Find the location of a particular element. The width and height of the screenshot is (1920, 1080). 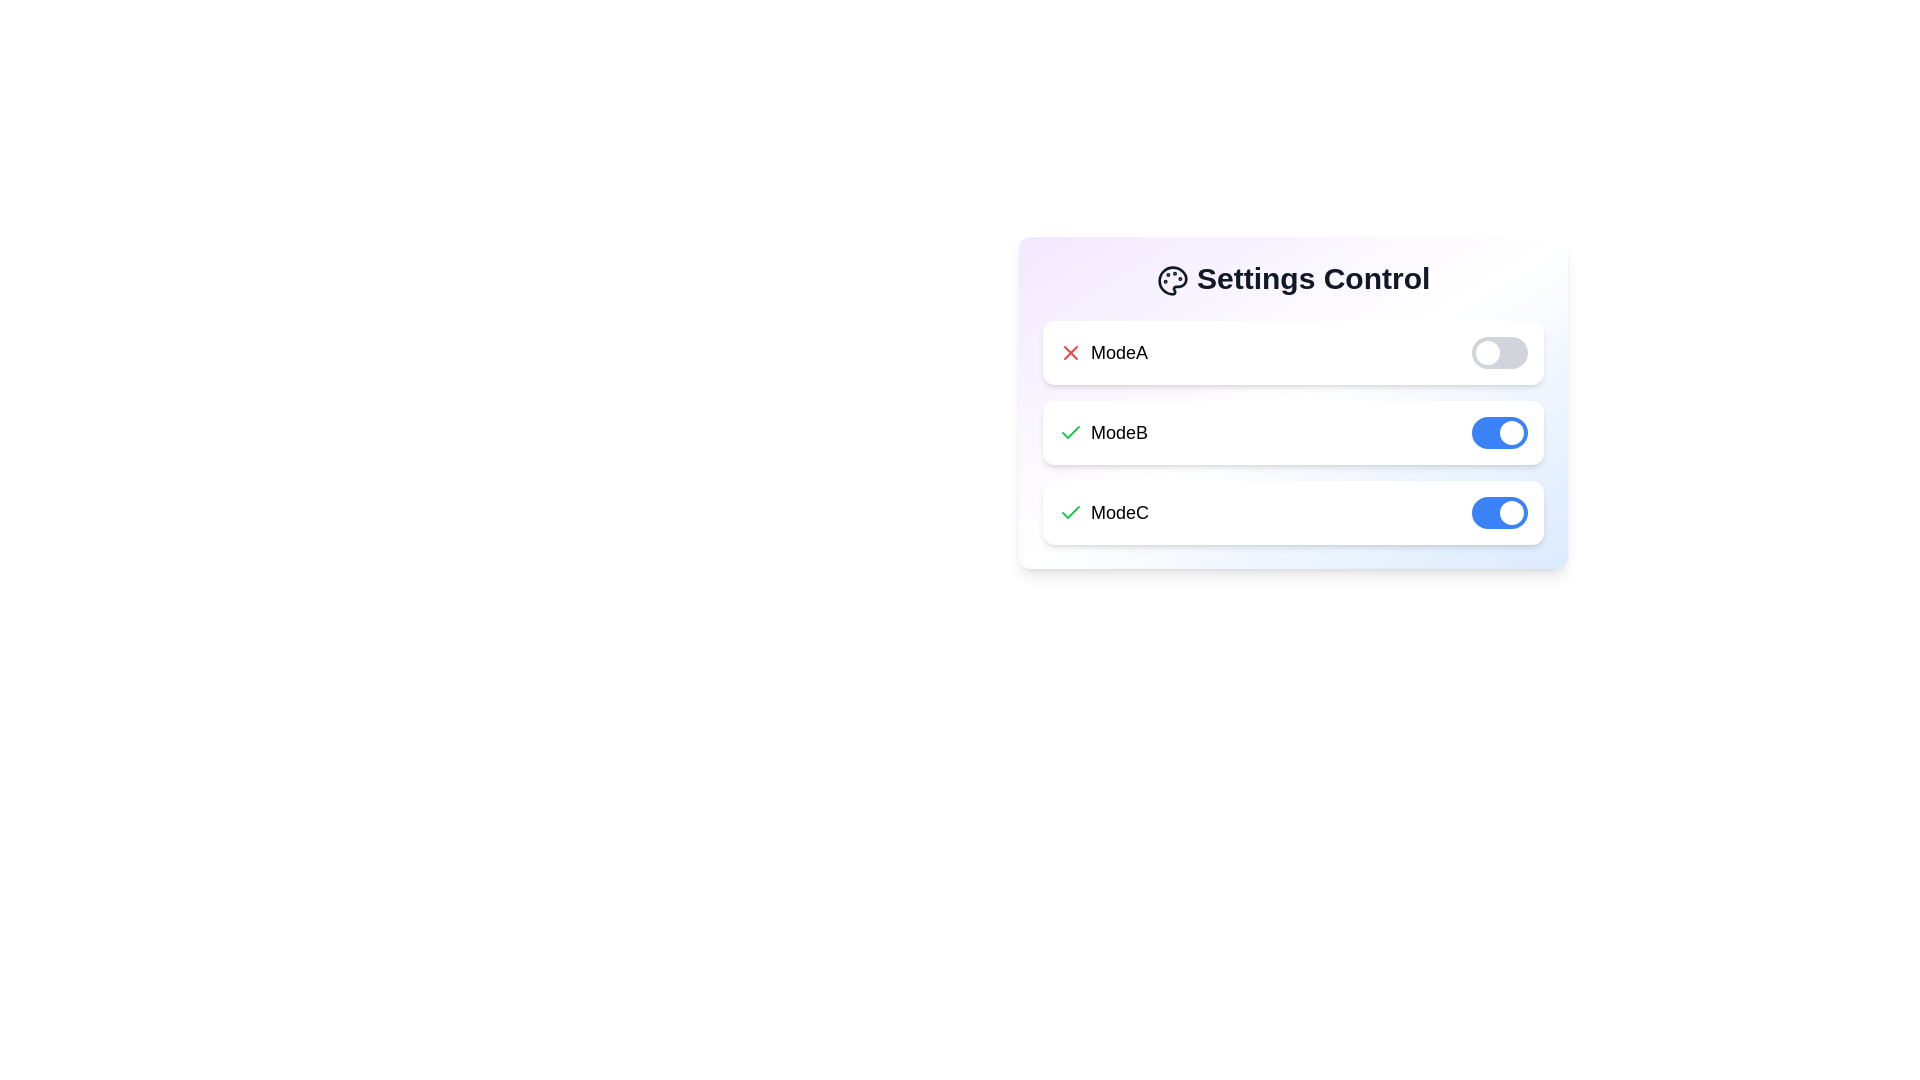

the 'ModeA' settings item with toggle switch located at the top of the vertically stacked list of settings items is located at coordinates (1293, 352).